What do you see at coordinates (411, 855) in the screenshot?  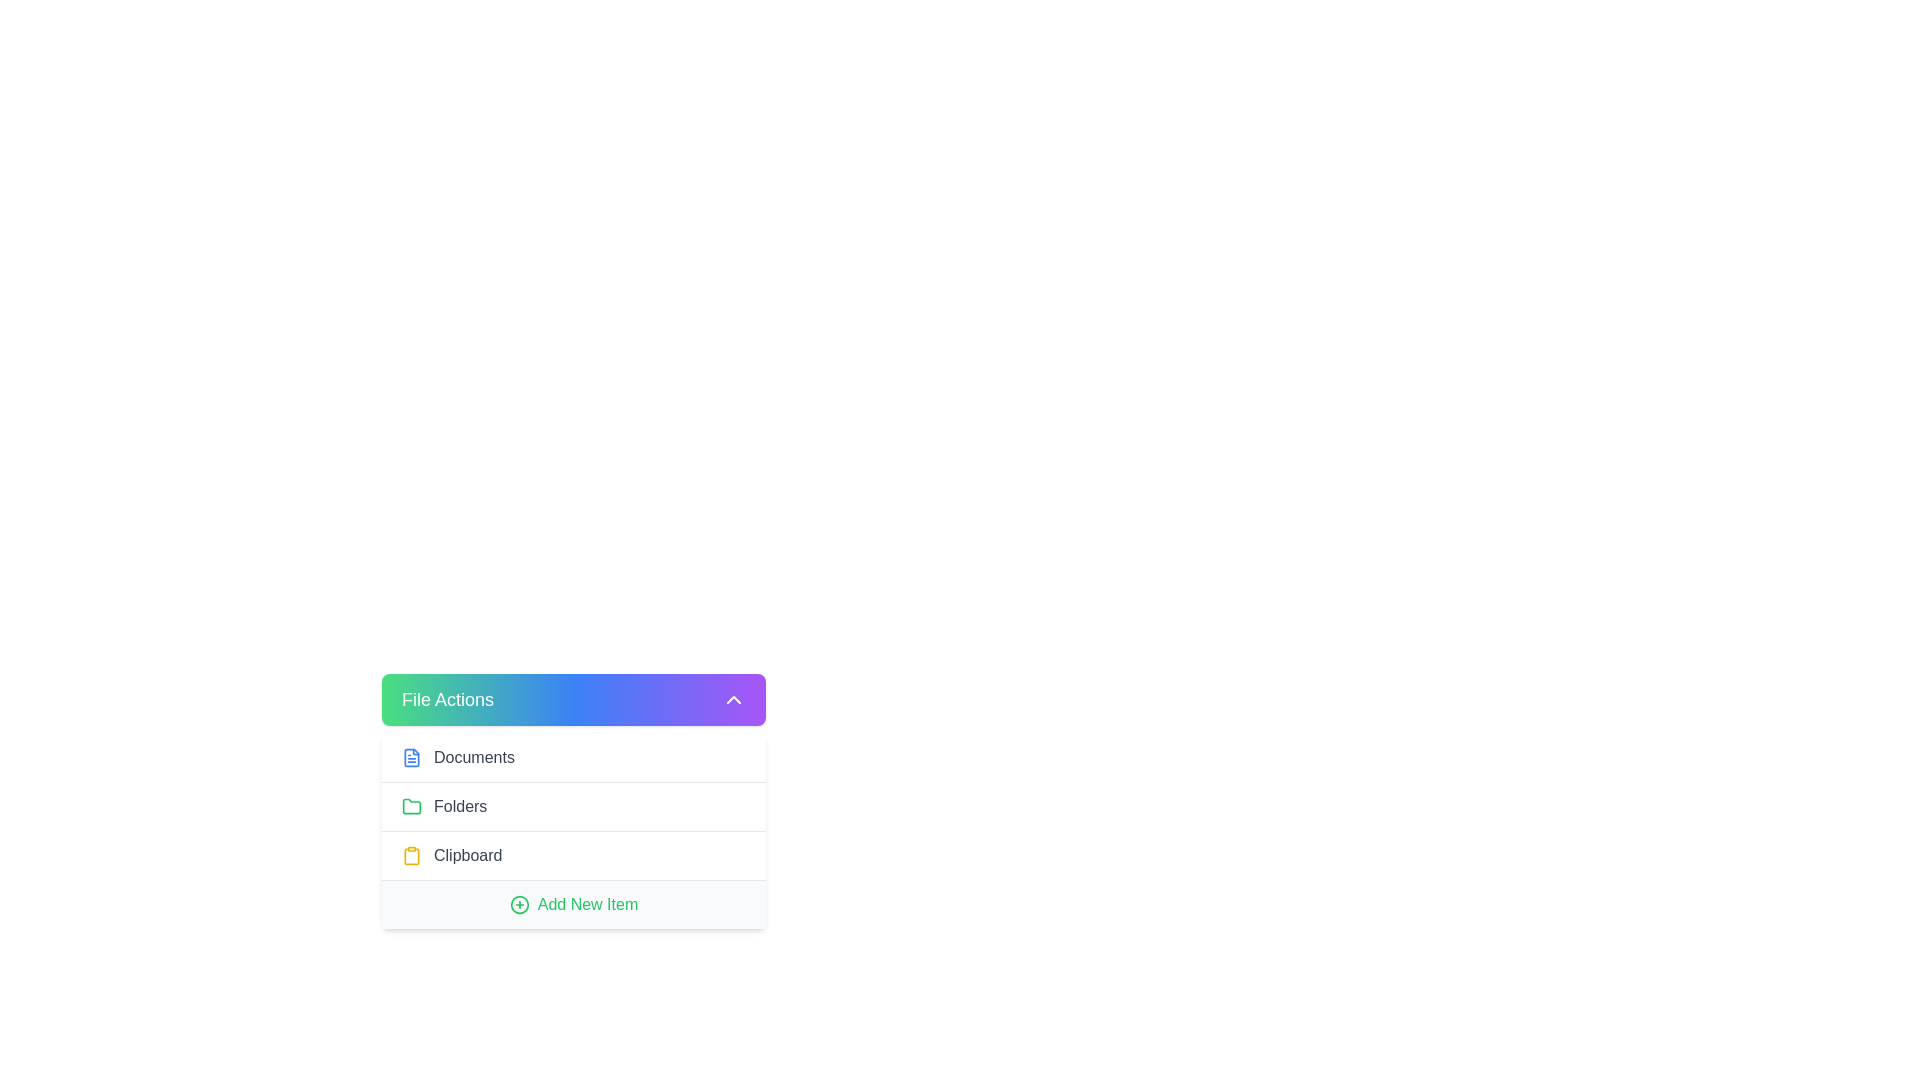 I see `the clipboard icon located in the 'File Actions' menu, specifically in the third row labeled 'Clipboard'` at bounding box center [411, 855].